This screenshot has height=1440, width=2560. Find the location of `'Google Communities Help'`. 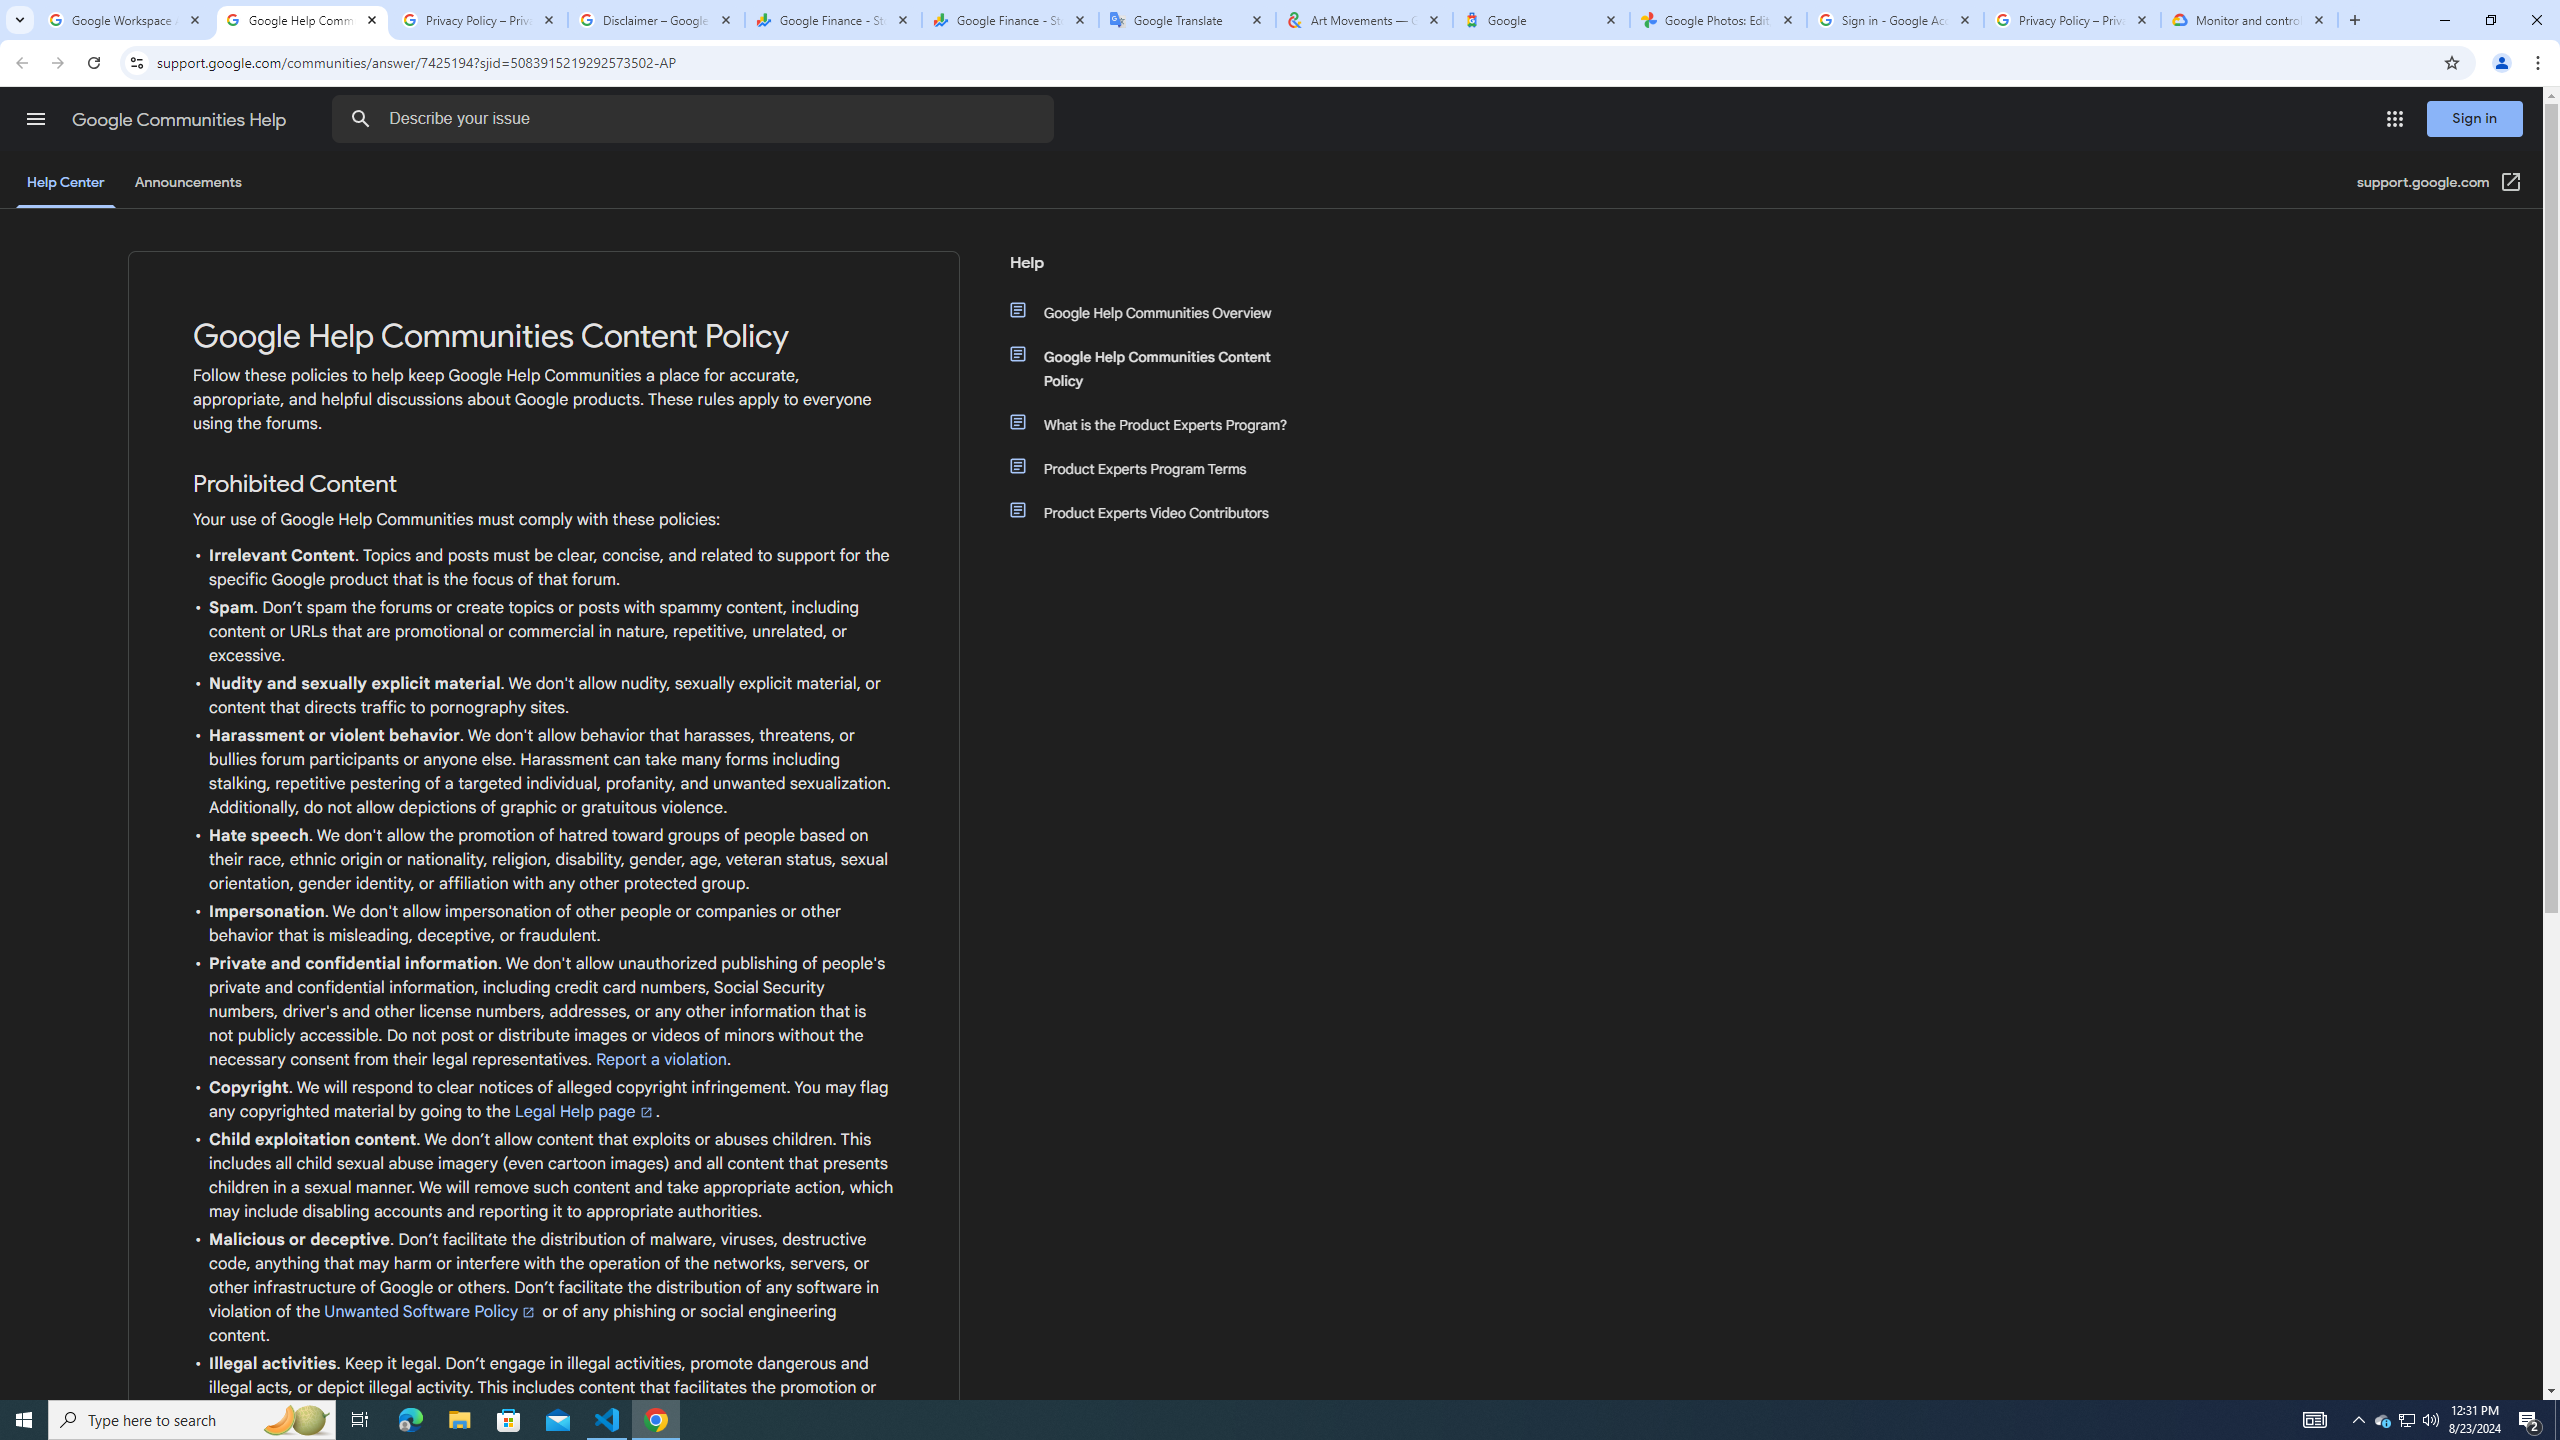

'Google Communities Help' is located at coordinates (180, 119).